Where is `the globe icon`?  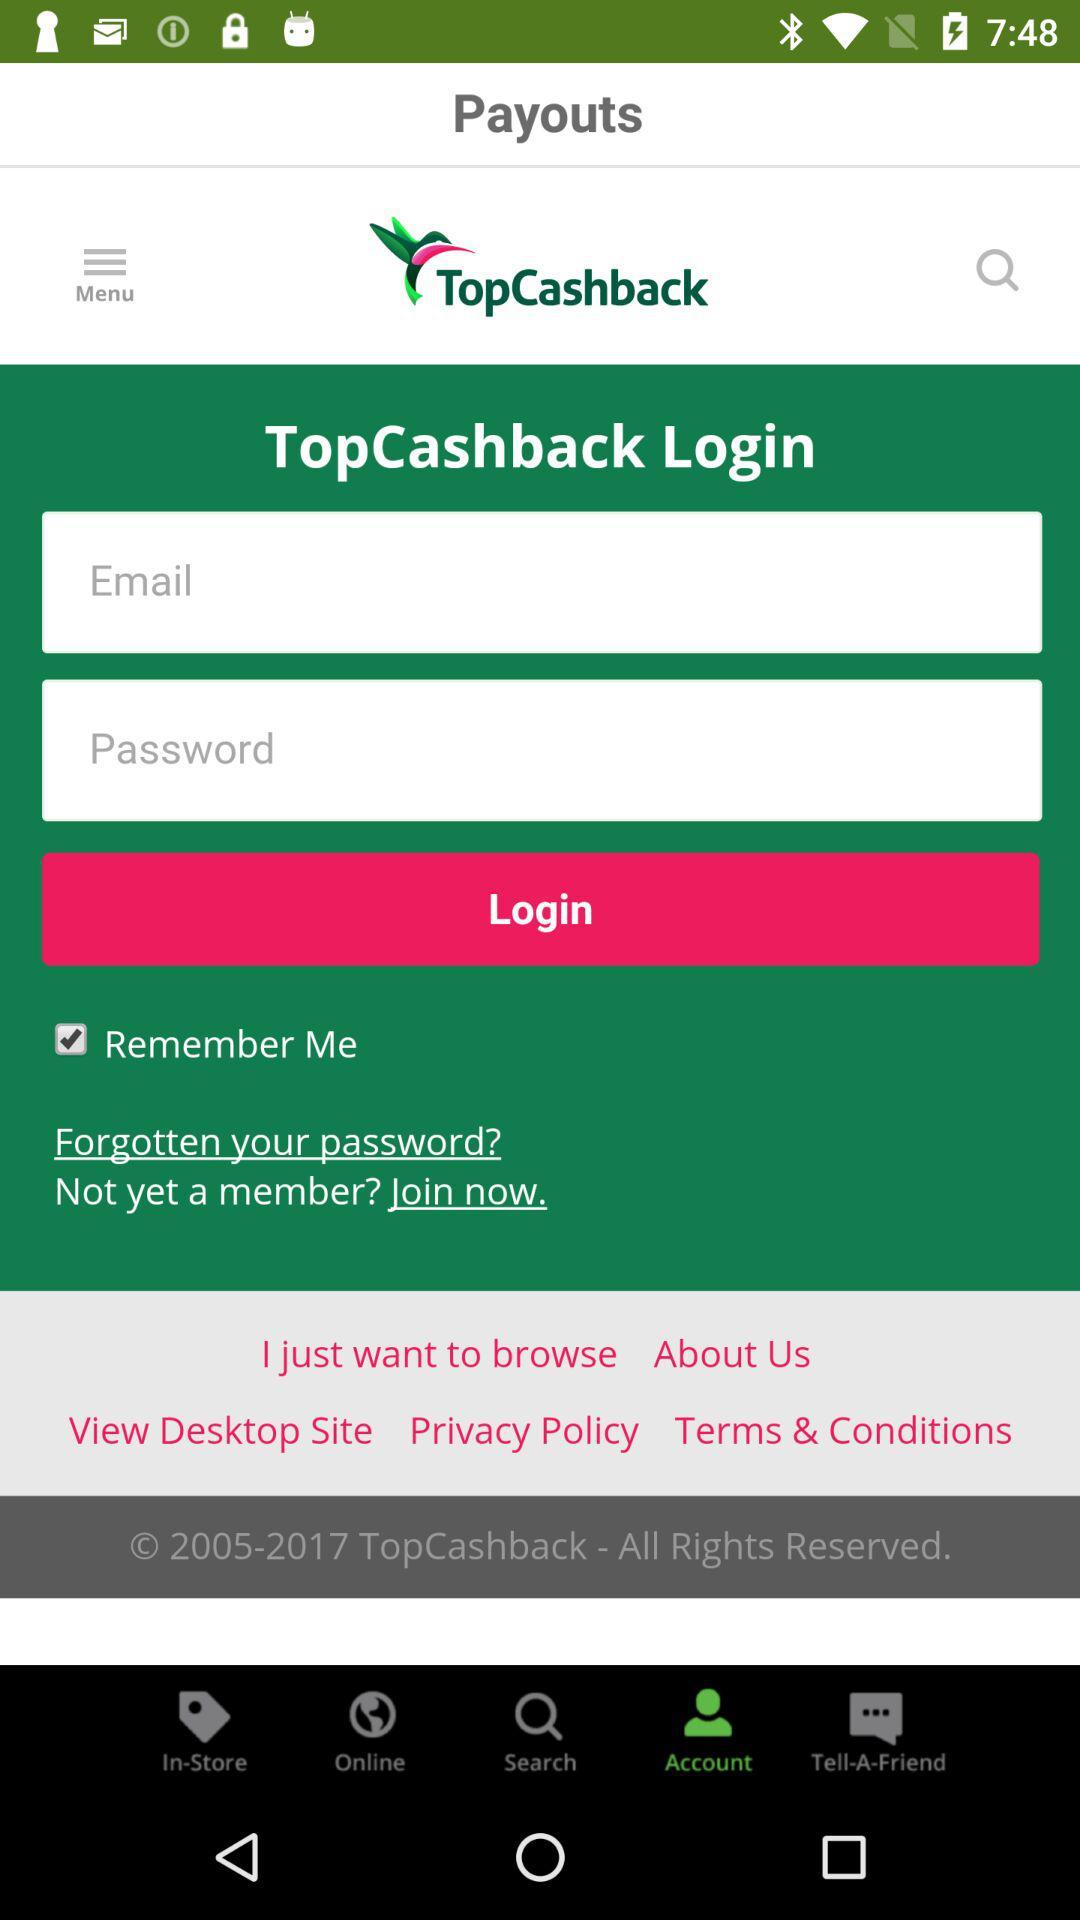
the globe icon is located at coordinates (371, 1728).